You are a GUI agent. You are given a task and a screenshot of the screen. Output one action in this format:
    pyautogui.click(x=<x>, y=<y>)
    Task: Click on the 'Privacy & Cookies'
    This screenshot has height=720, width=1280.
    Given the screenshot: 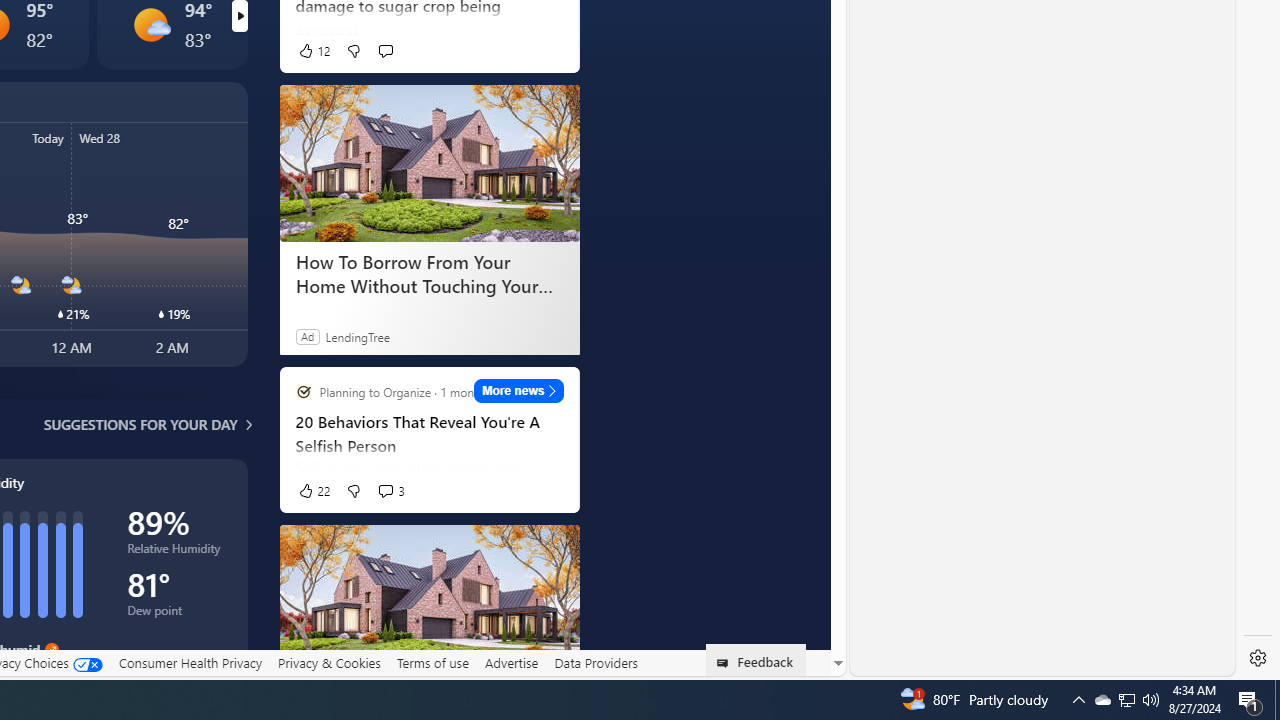 What is the action you would take?
    pyautogui.click(x=329, y=662)
    